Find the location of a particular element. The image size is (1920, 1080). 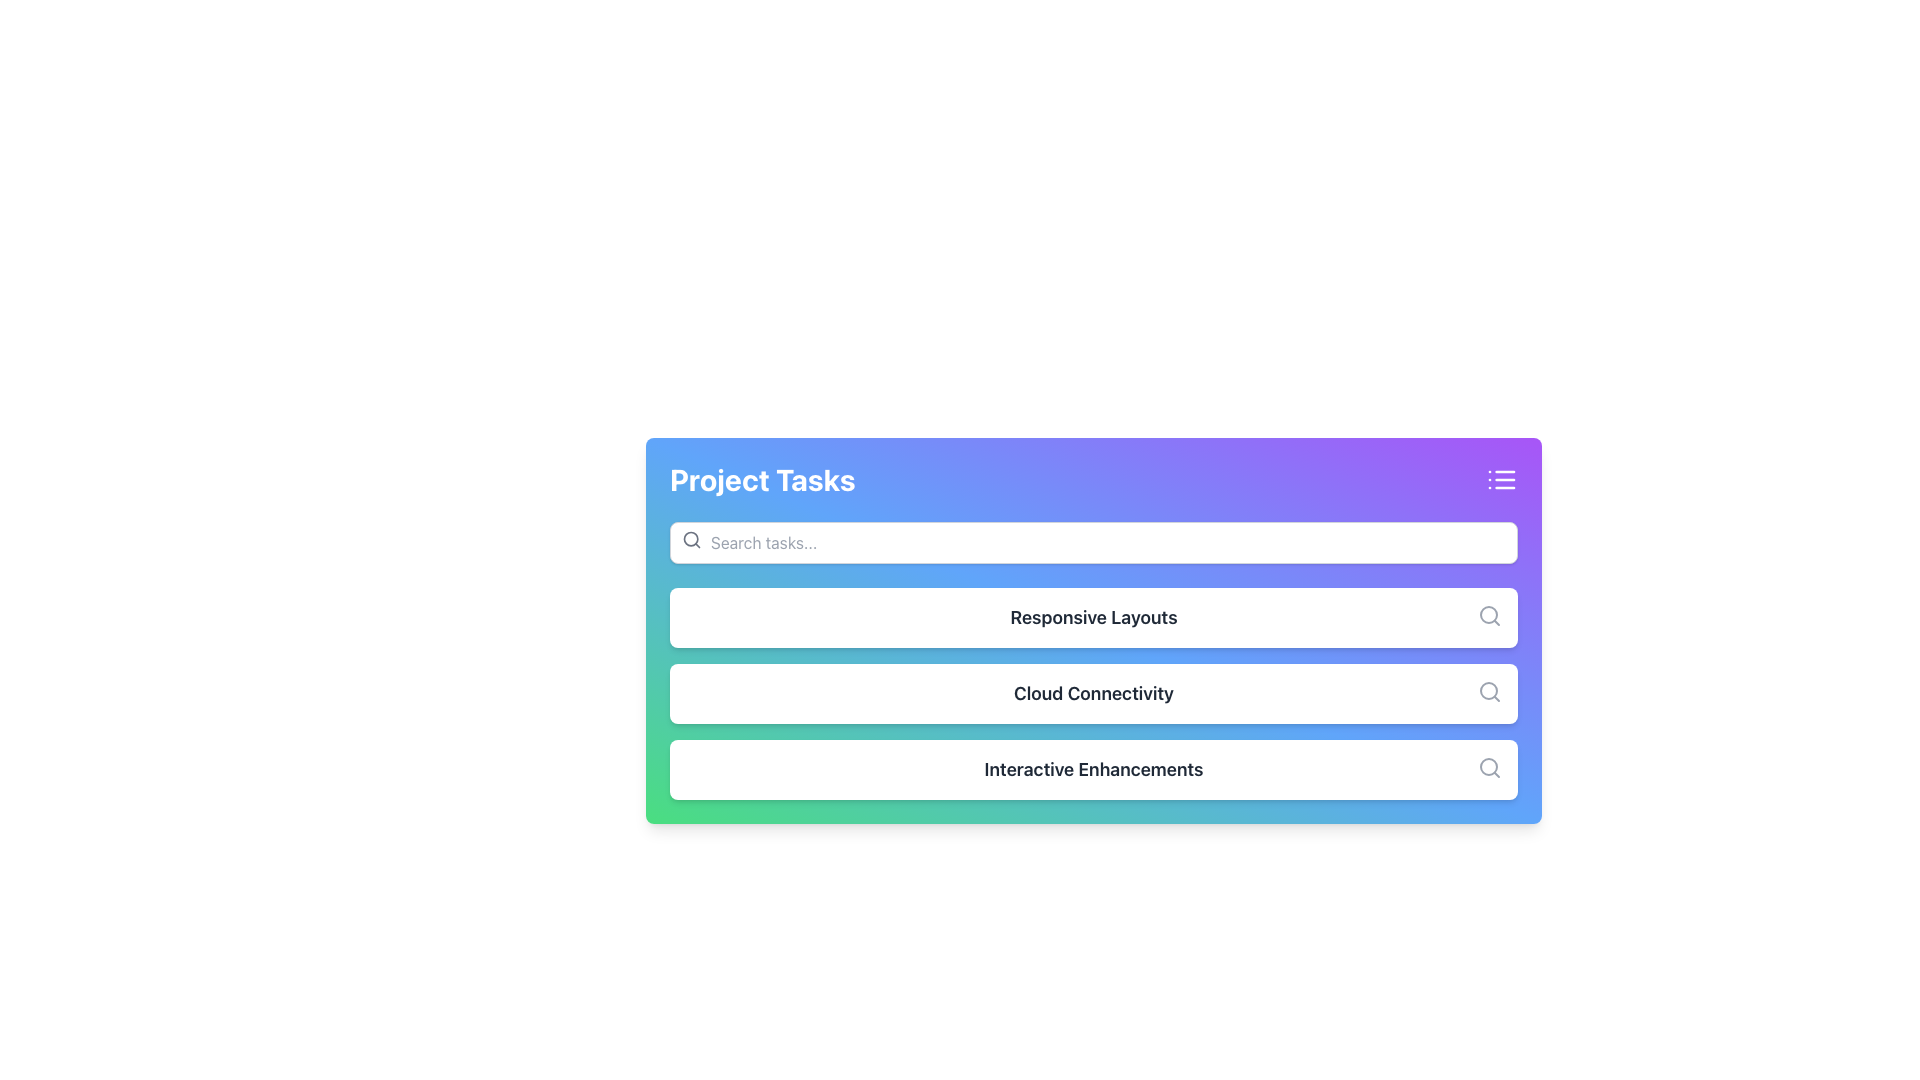

the interactive button located in the top-right corner of the 'Responsive Layouts' card is located at coordinates (1489, 615).